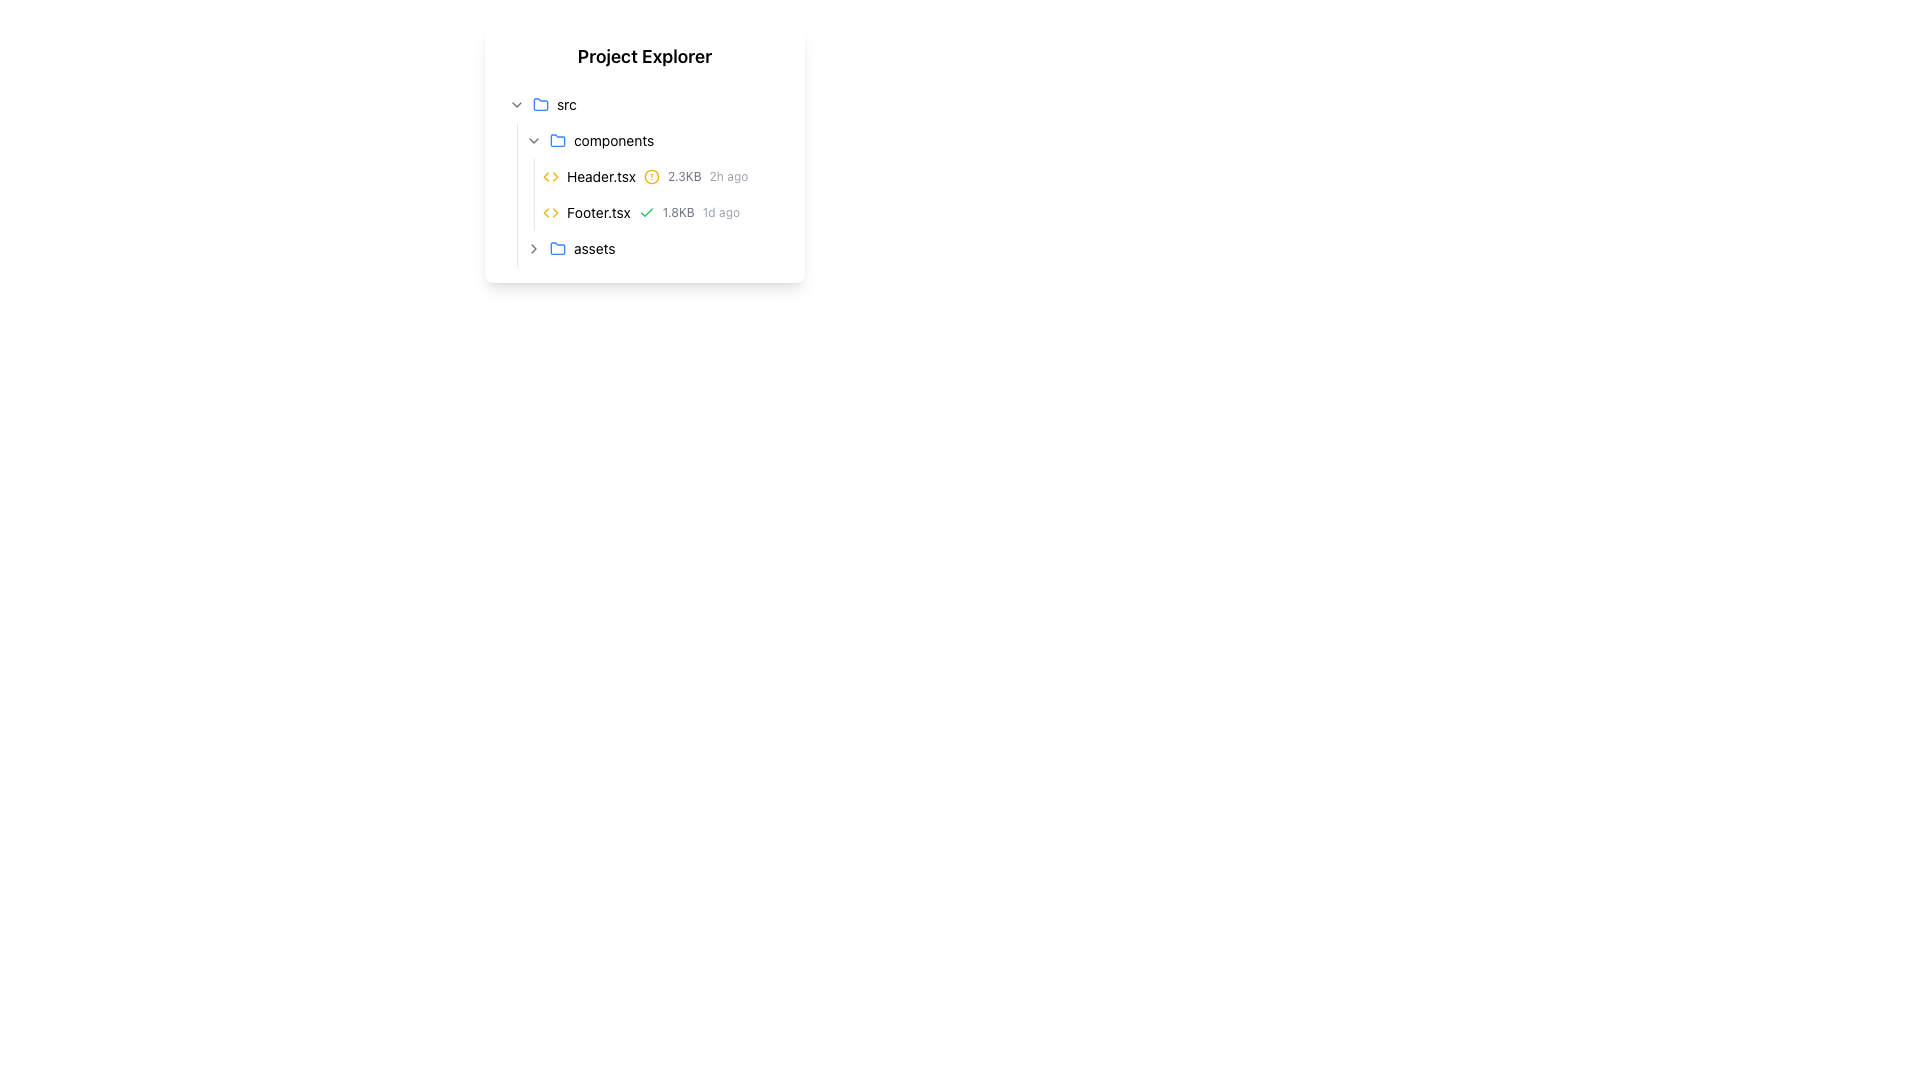  What do you see at coordinates (597, 212) in the screenshot?
I see `the text label 'Footer.tsx' located in the 'Project Explorer' pane under the 'components' folder` at bounding box center [597, 212].